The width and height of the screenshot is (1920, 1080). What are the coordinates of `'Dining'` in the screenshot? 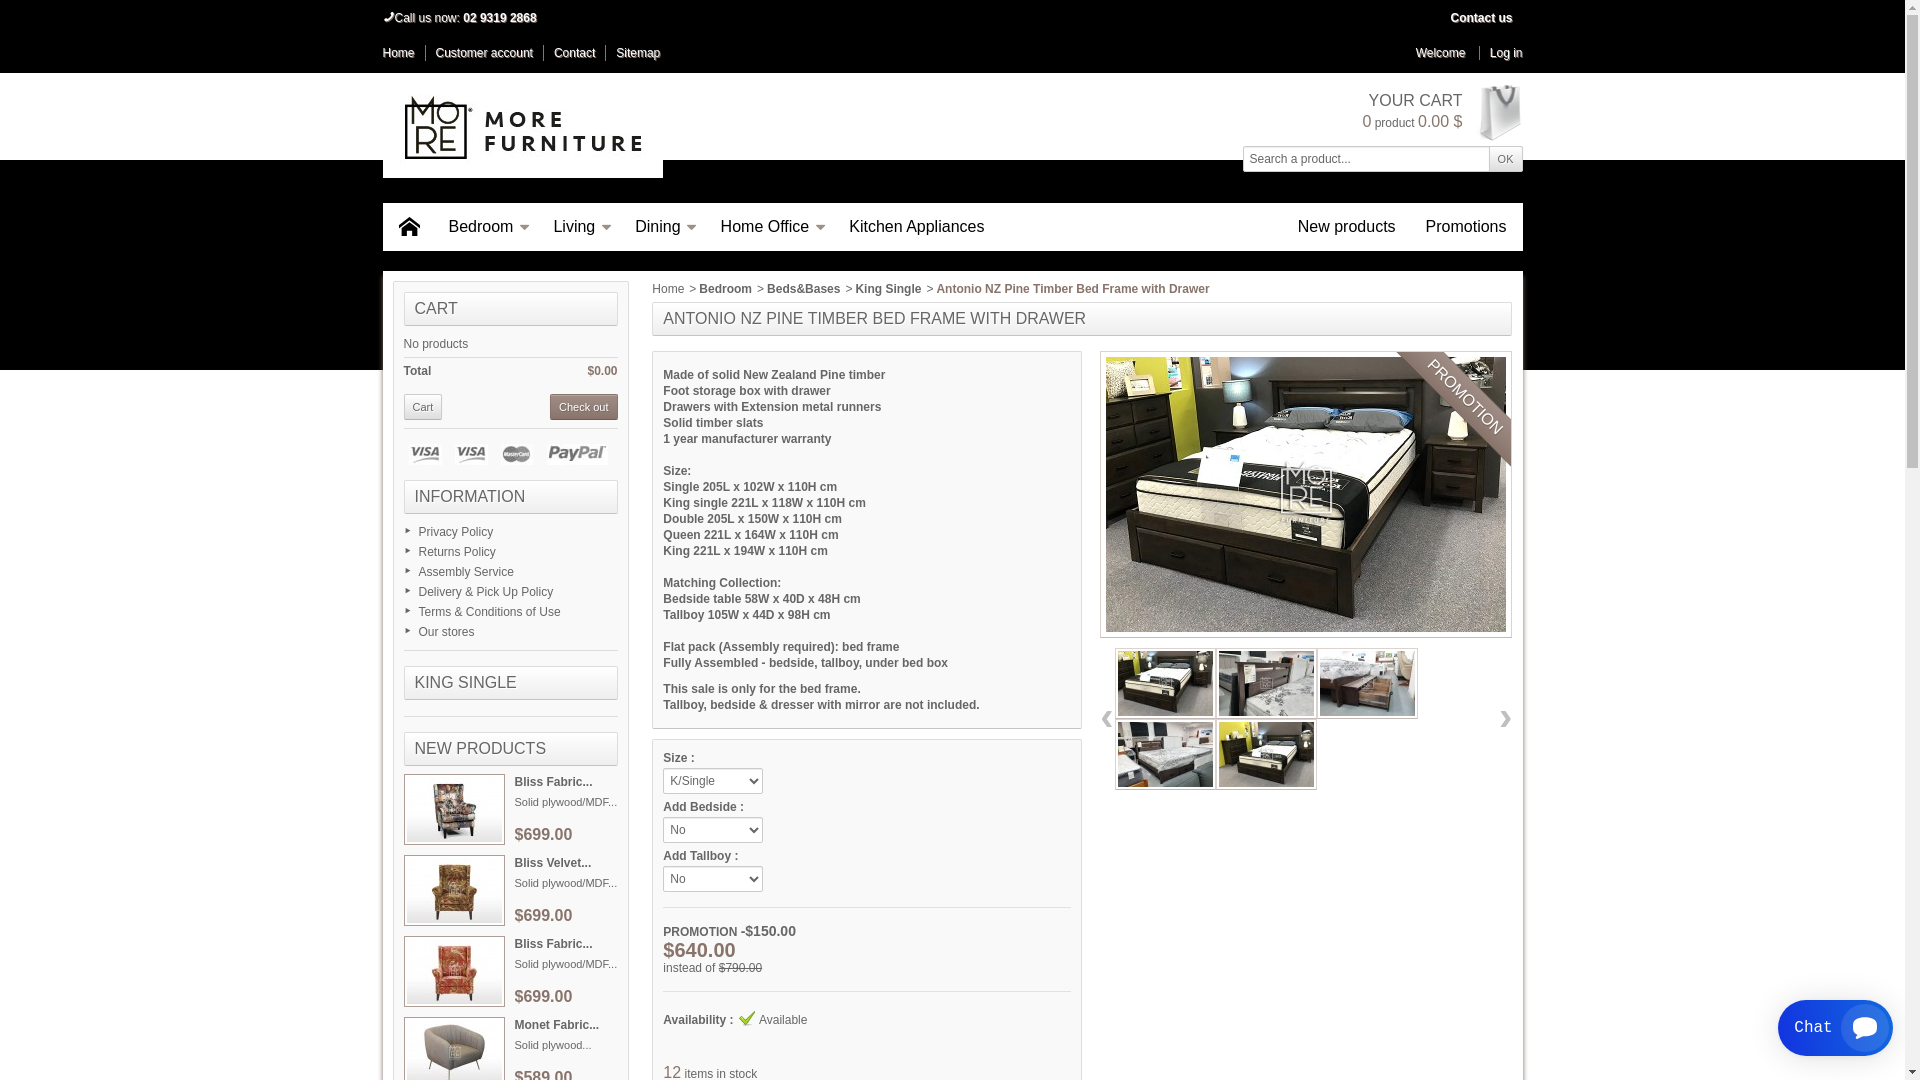 It's located at (662, 226).